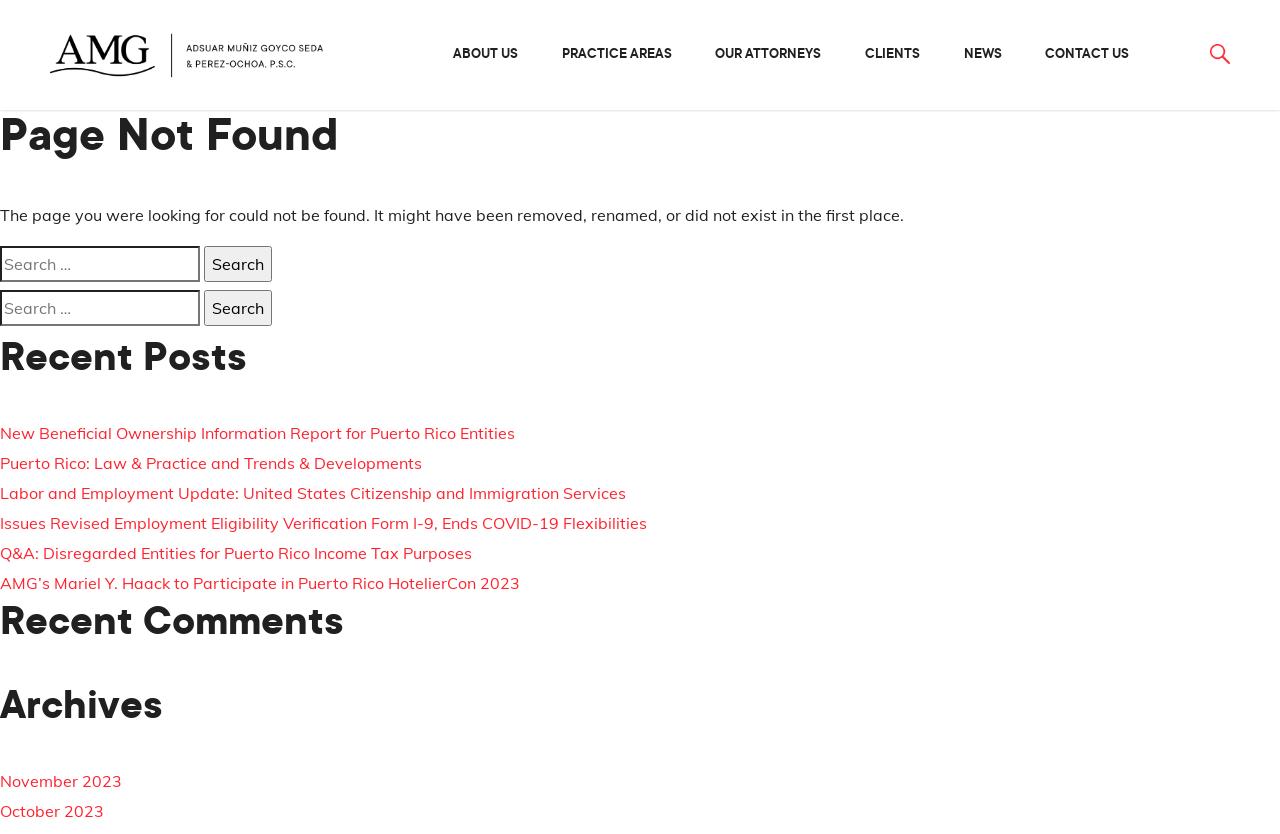 The height and width of the screenshot is (834, 1280). Describe the element at coordinates (311, 491) in the screenshot. I see `'Labor and Employment Update: United States Citizenship and Immigration Services'` at that location.